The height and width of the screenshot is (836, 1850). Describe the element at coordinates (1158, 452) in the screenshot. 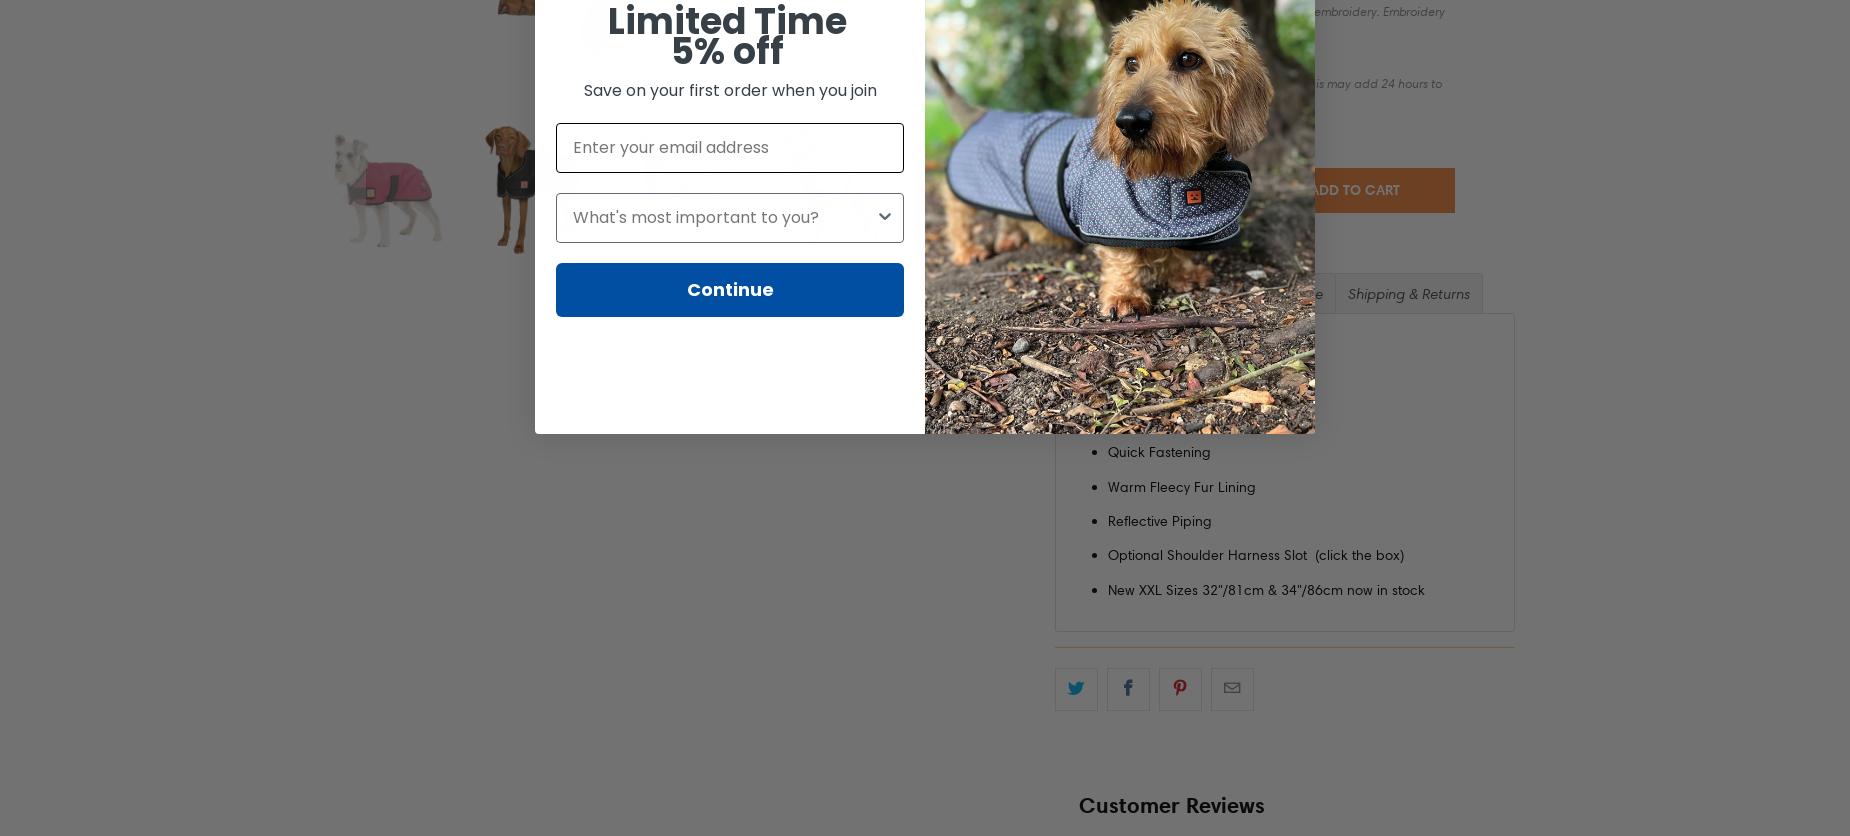

I see `'Quick Fastening'` at that location.